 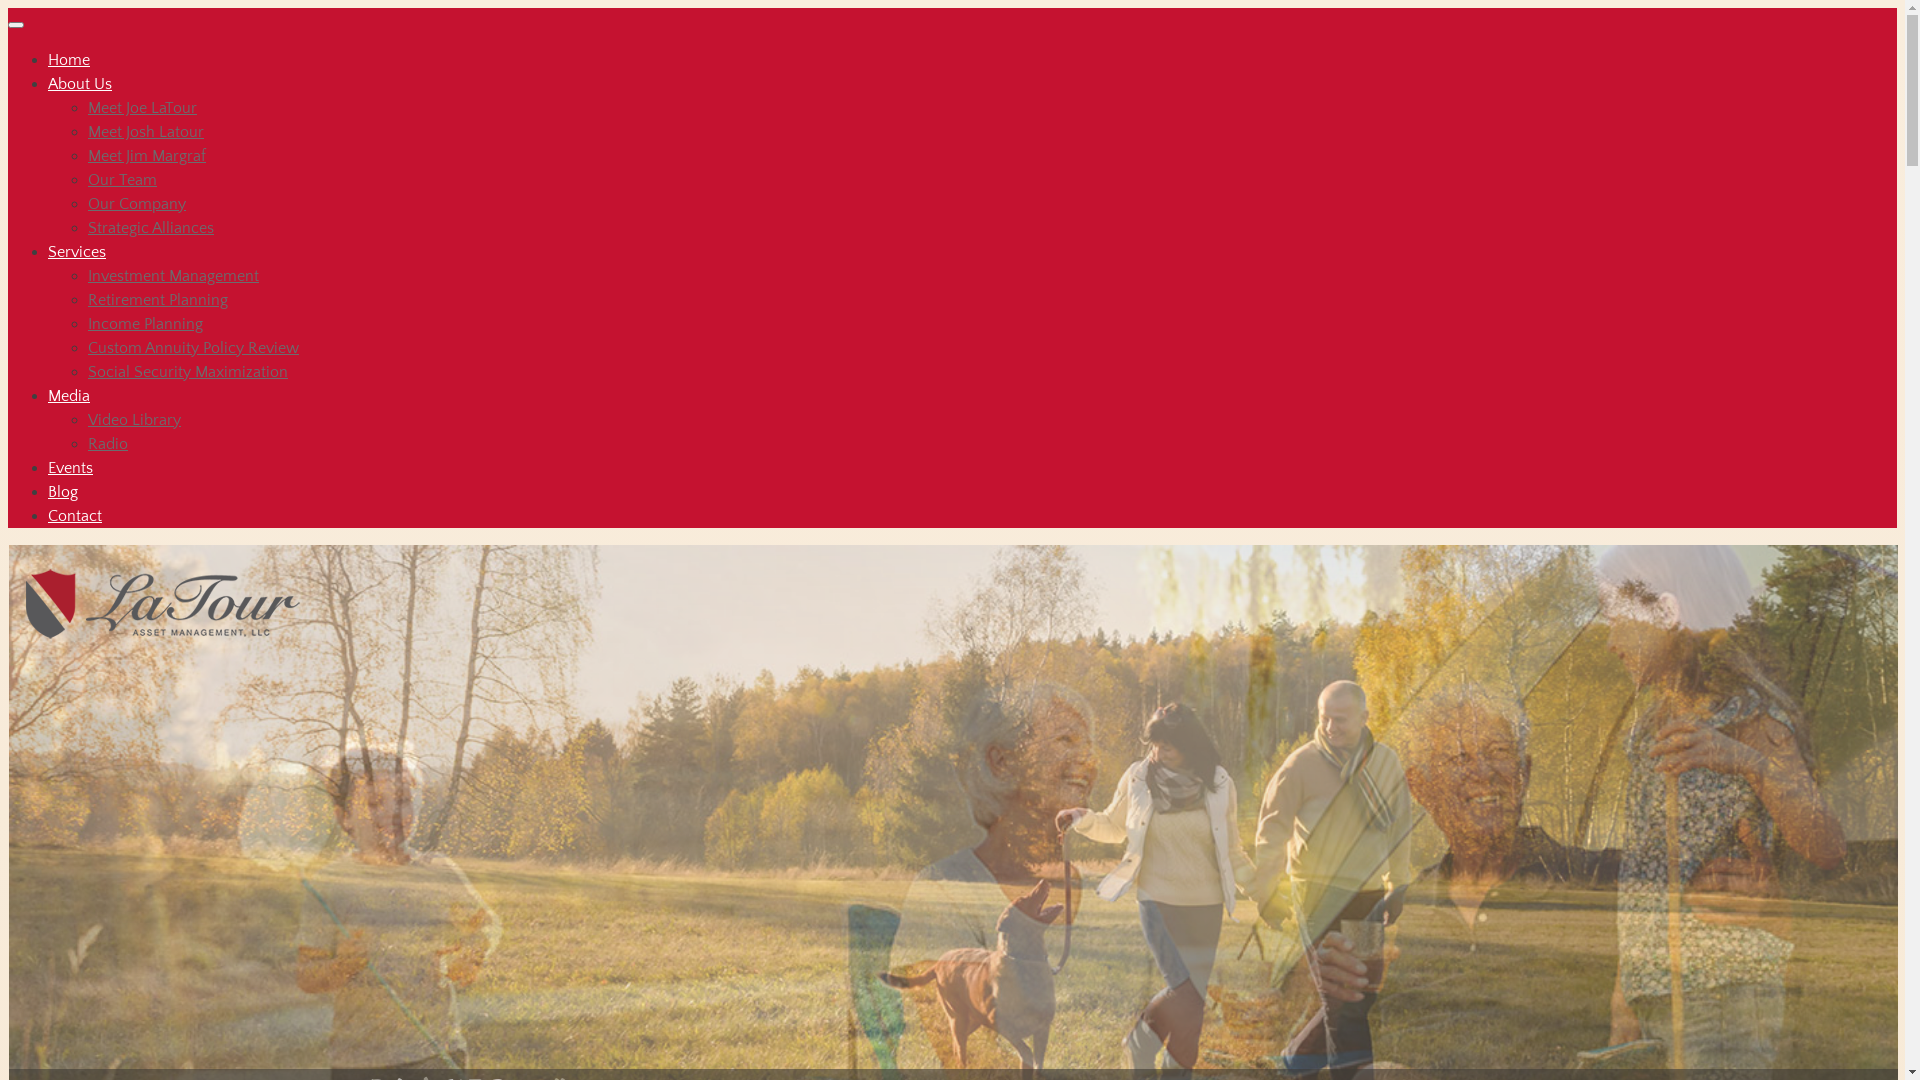 What do you see at coordinates (15, 24) in the screenshot?
I see `'Toggle navigation'` at bounding box center [15, 24].